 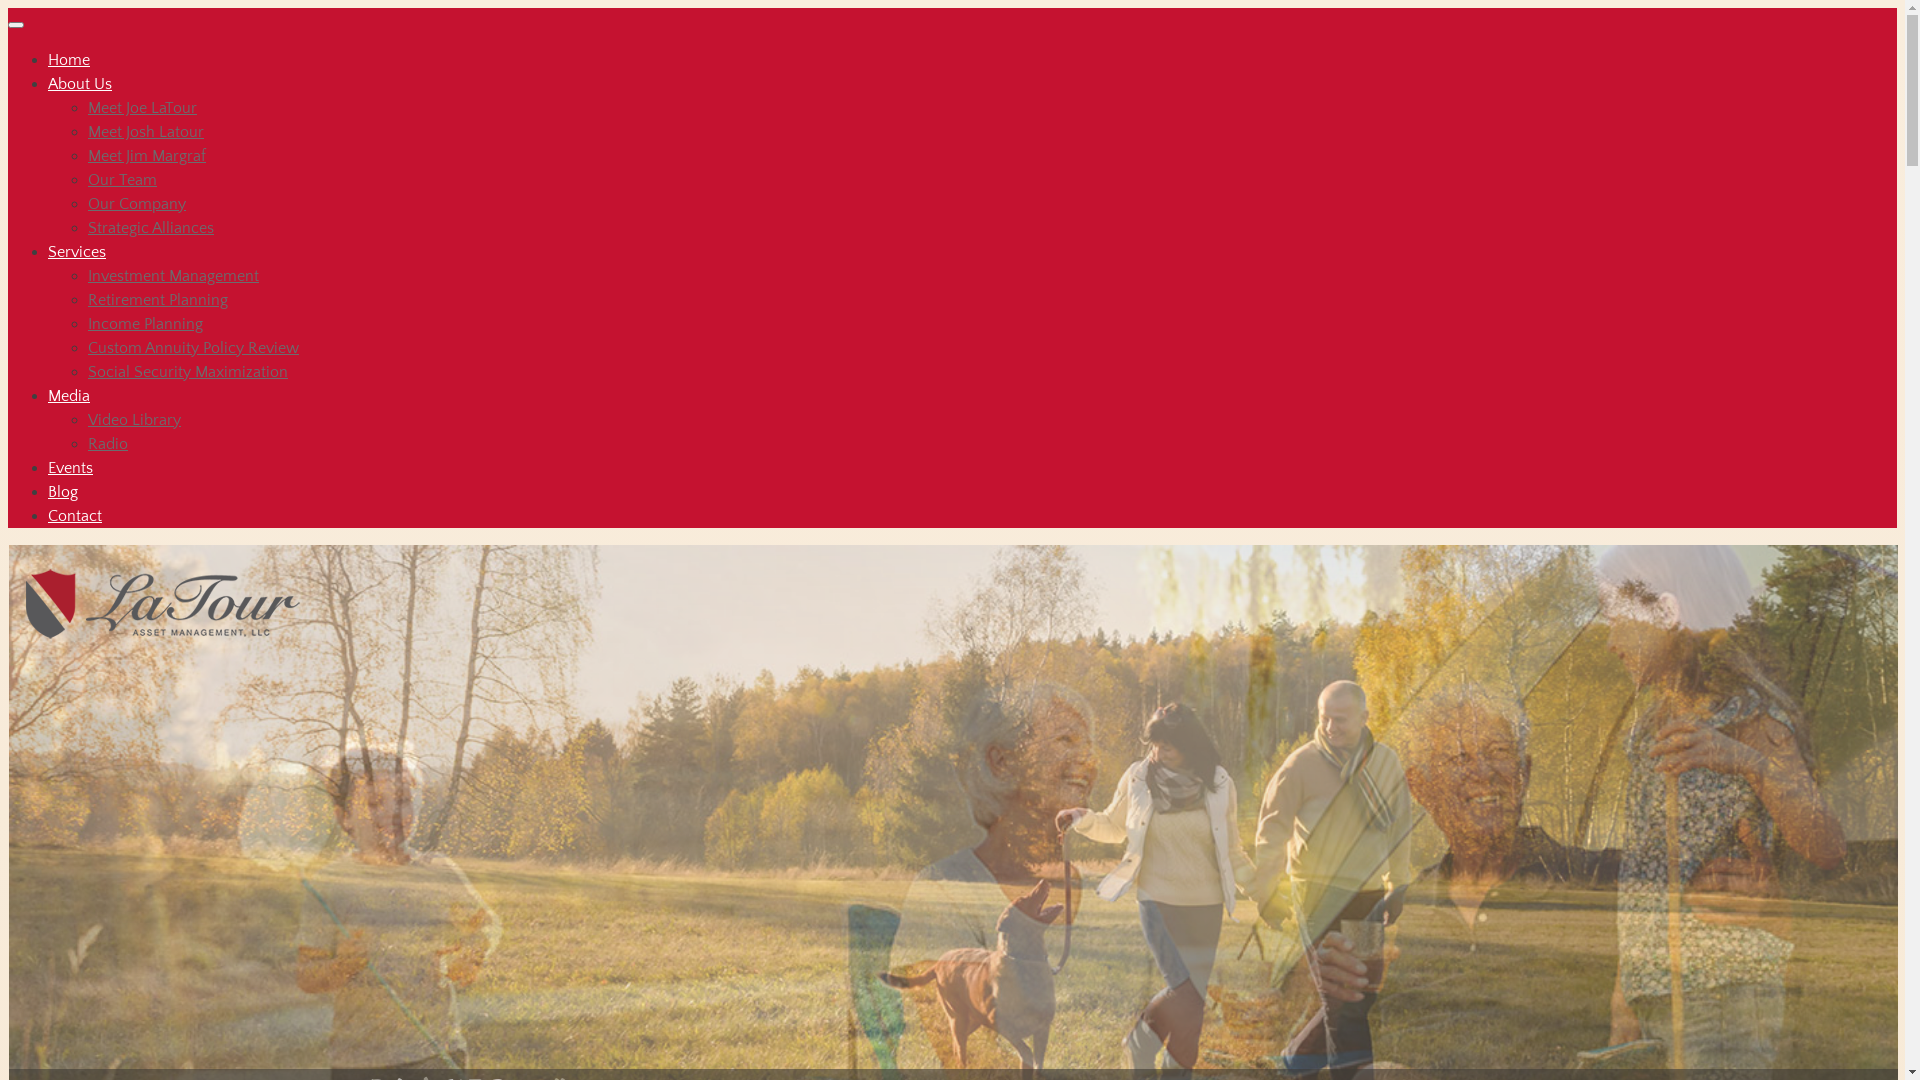 What do you see at coordinates (15, 24) in the screenshot?
I see `'Toggle navigation'` at bounding box center [15, 24].